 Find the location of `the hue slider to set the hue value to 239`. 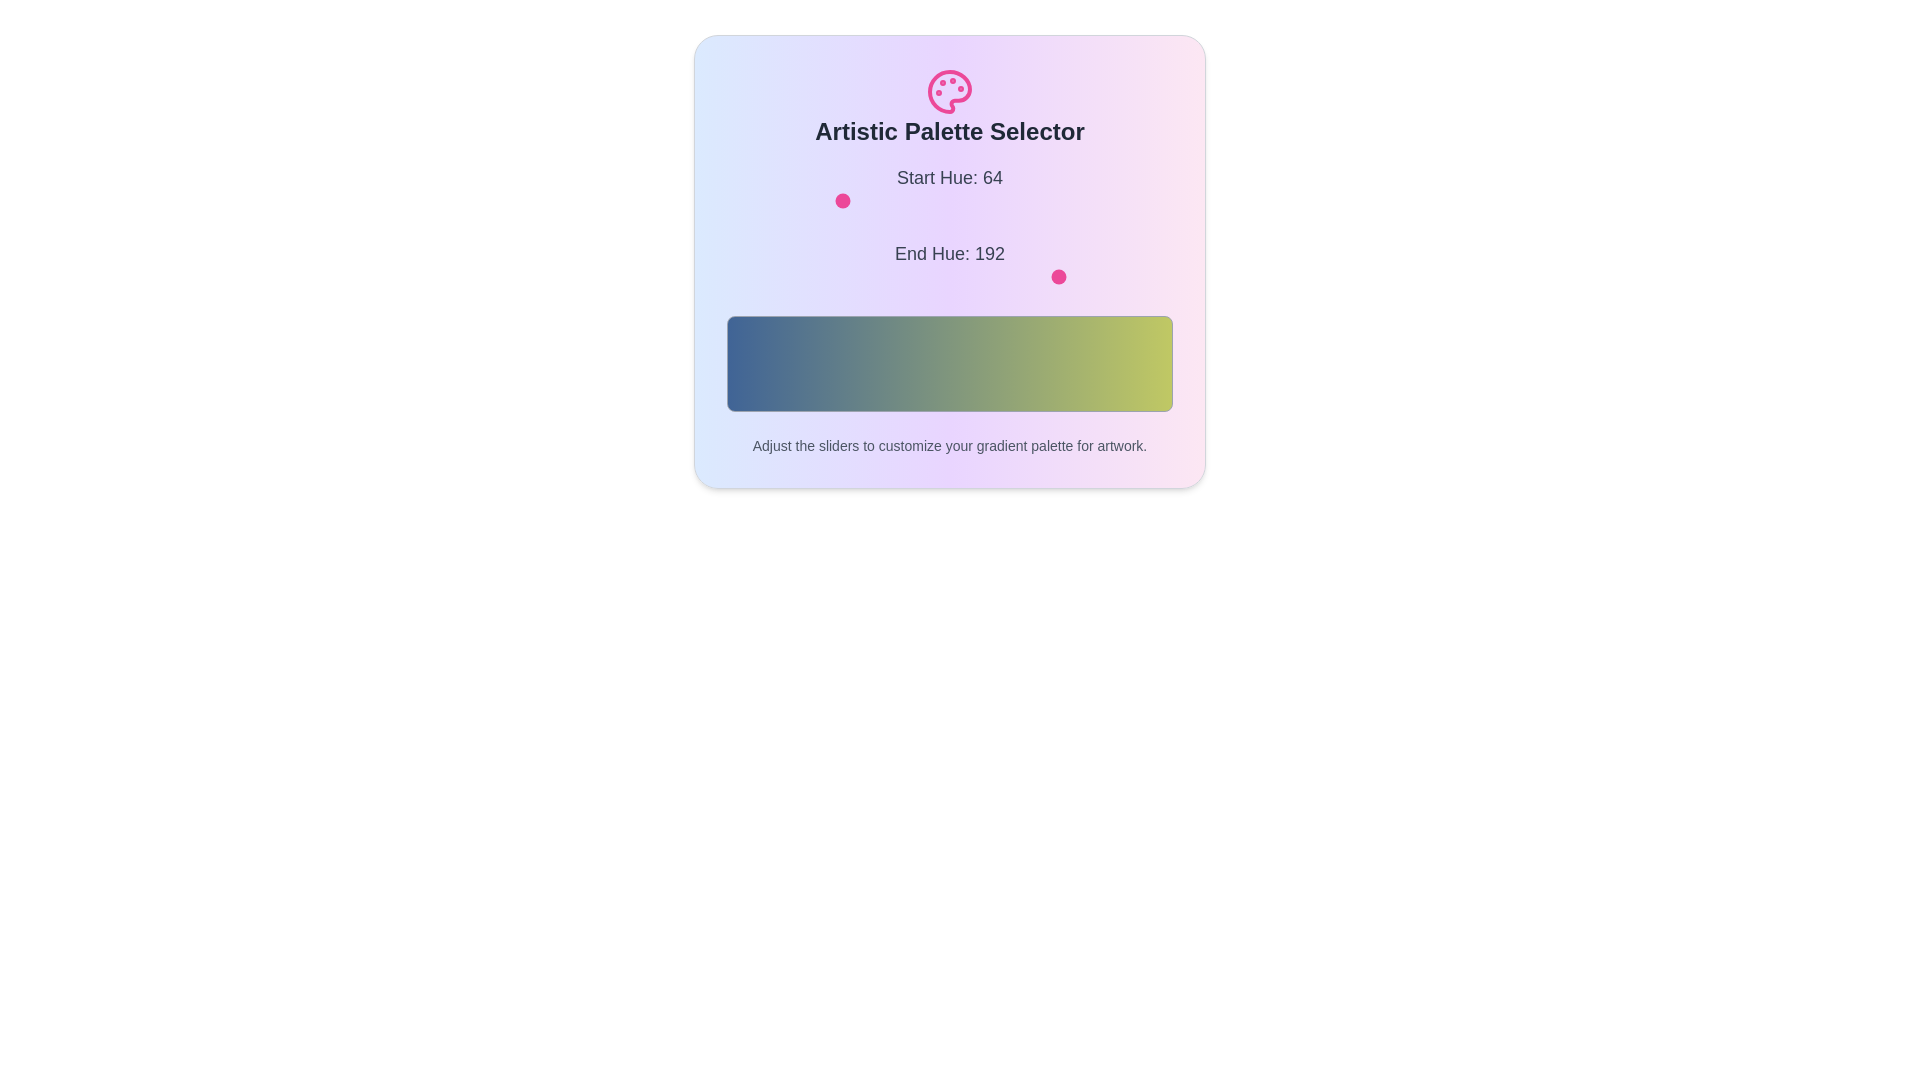

the hue slider to set the hue value to 239 is located at coordinates (1145, 200).